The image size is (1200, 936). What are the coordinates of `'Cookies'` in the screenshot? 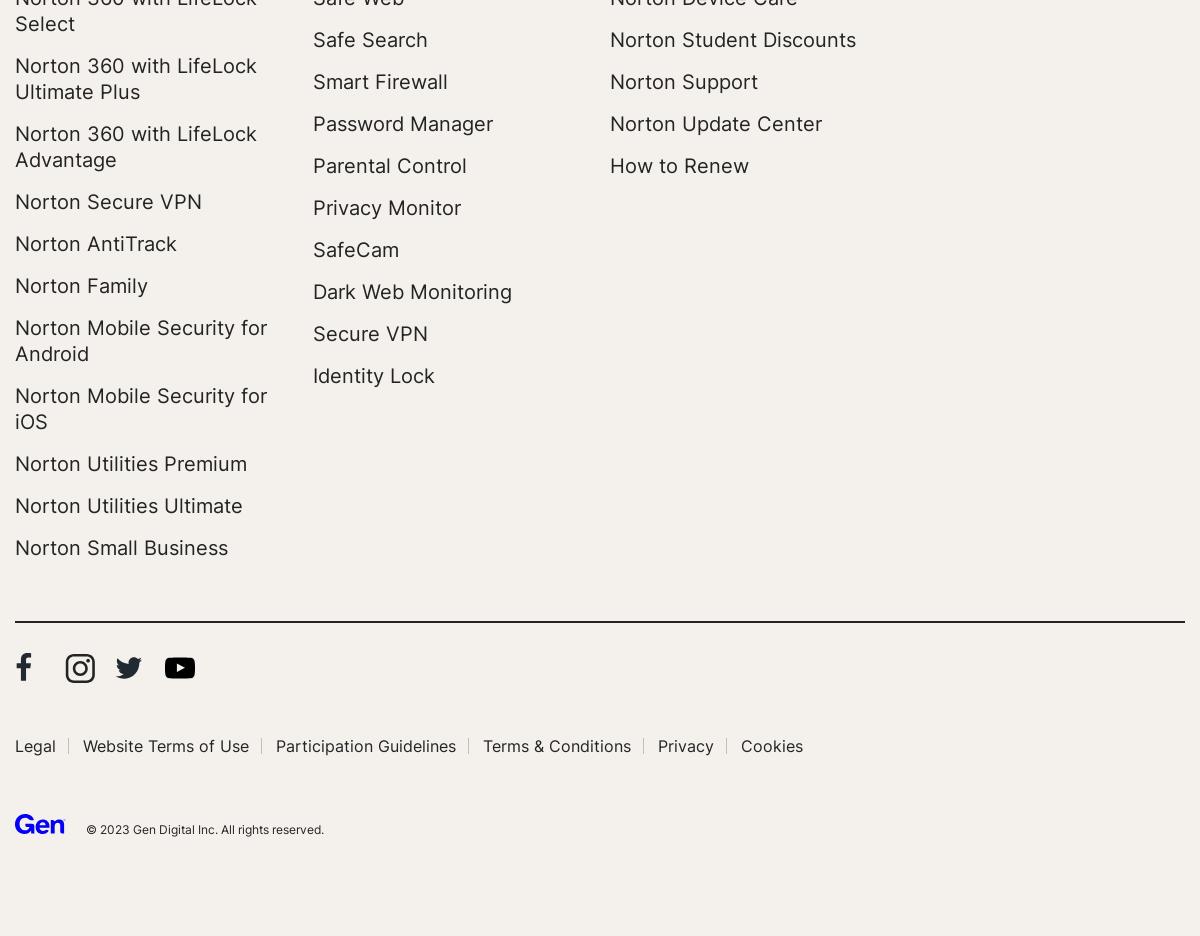 It's located at (770, 745).